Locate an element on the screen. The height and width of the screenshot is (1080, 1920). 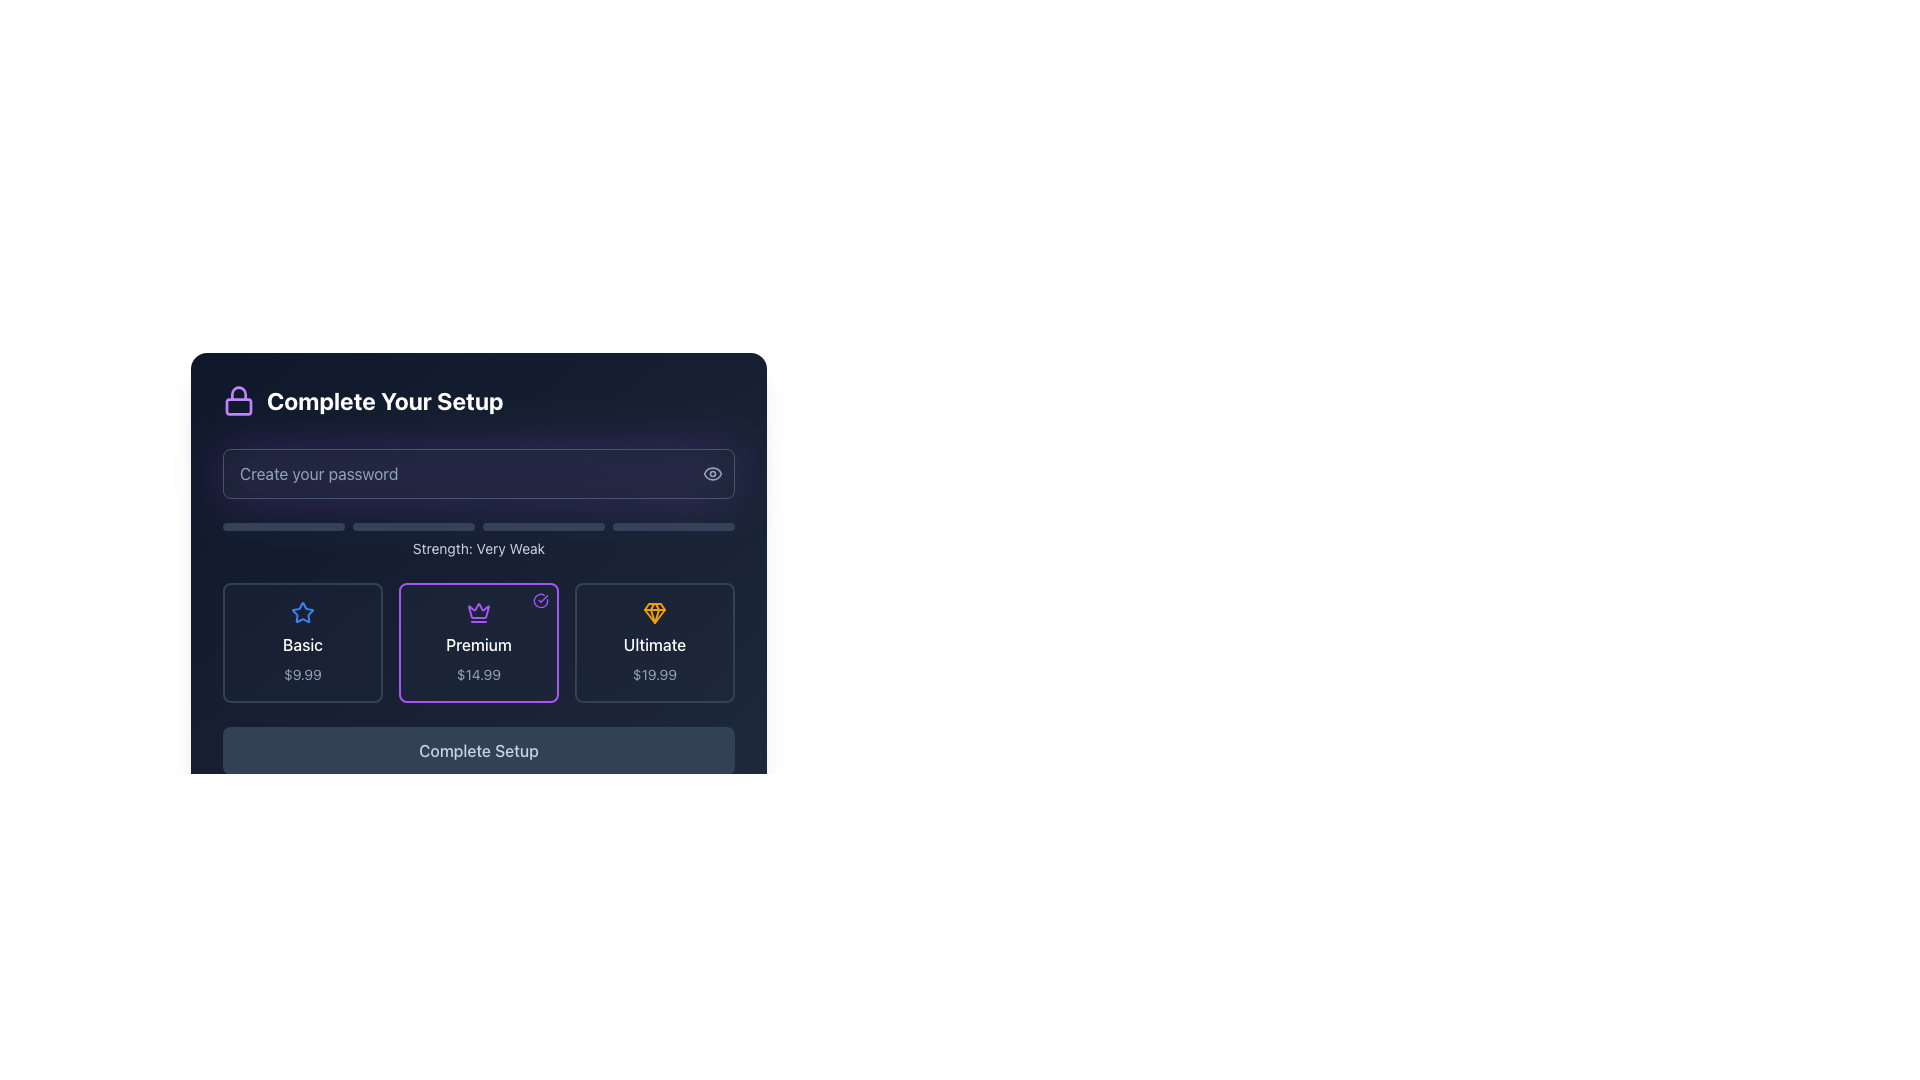
the 'Premium' option icon, which is located at the top center of the 'Premium' plan box, distinguished by a purple outline among the three plan options is located at coordinates (478, 612).